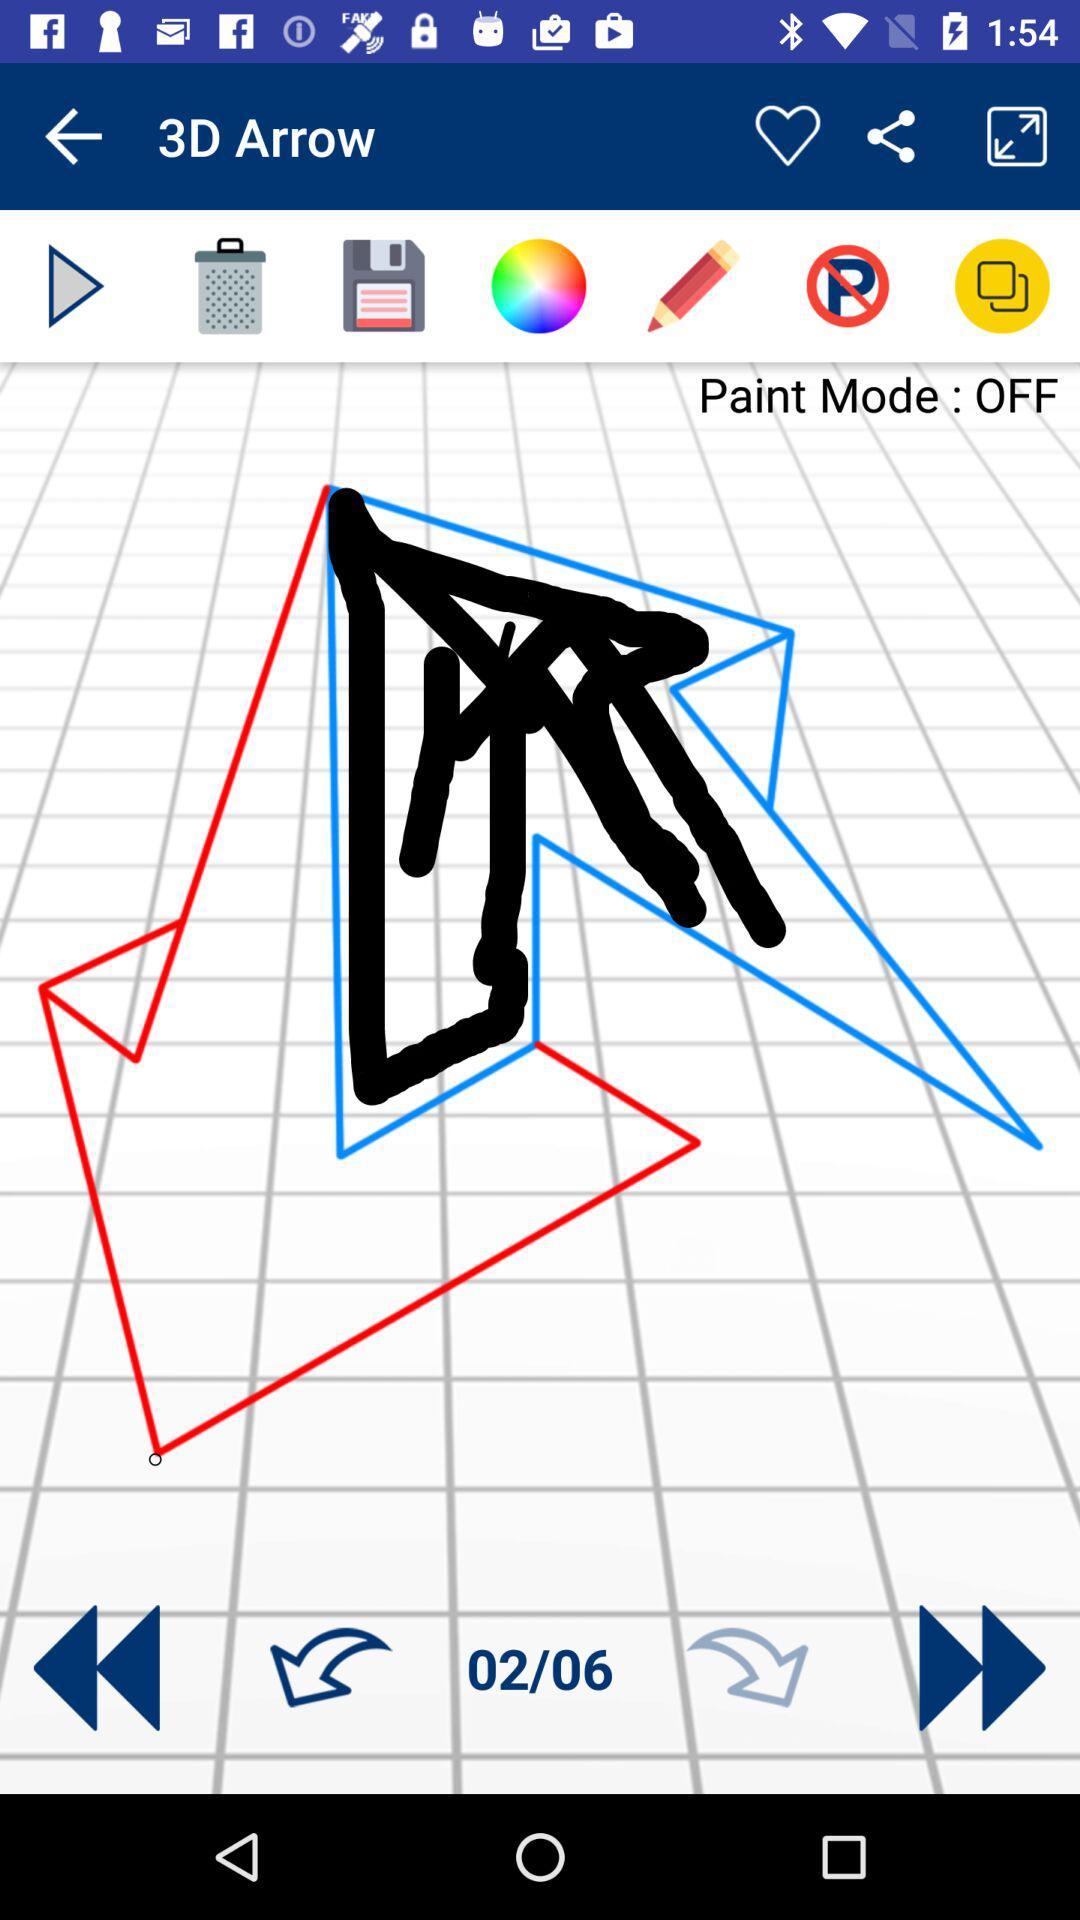  Describe the element at coordinates (96, 1668) in the screenshot. I see `turn back on drawing tutorial` at that location.